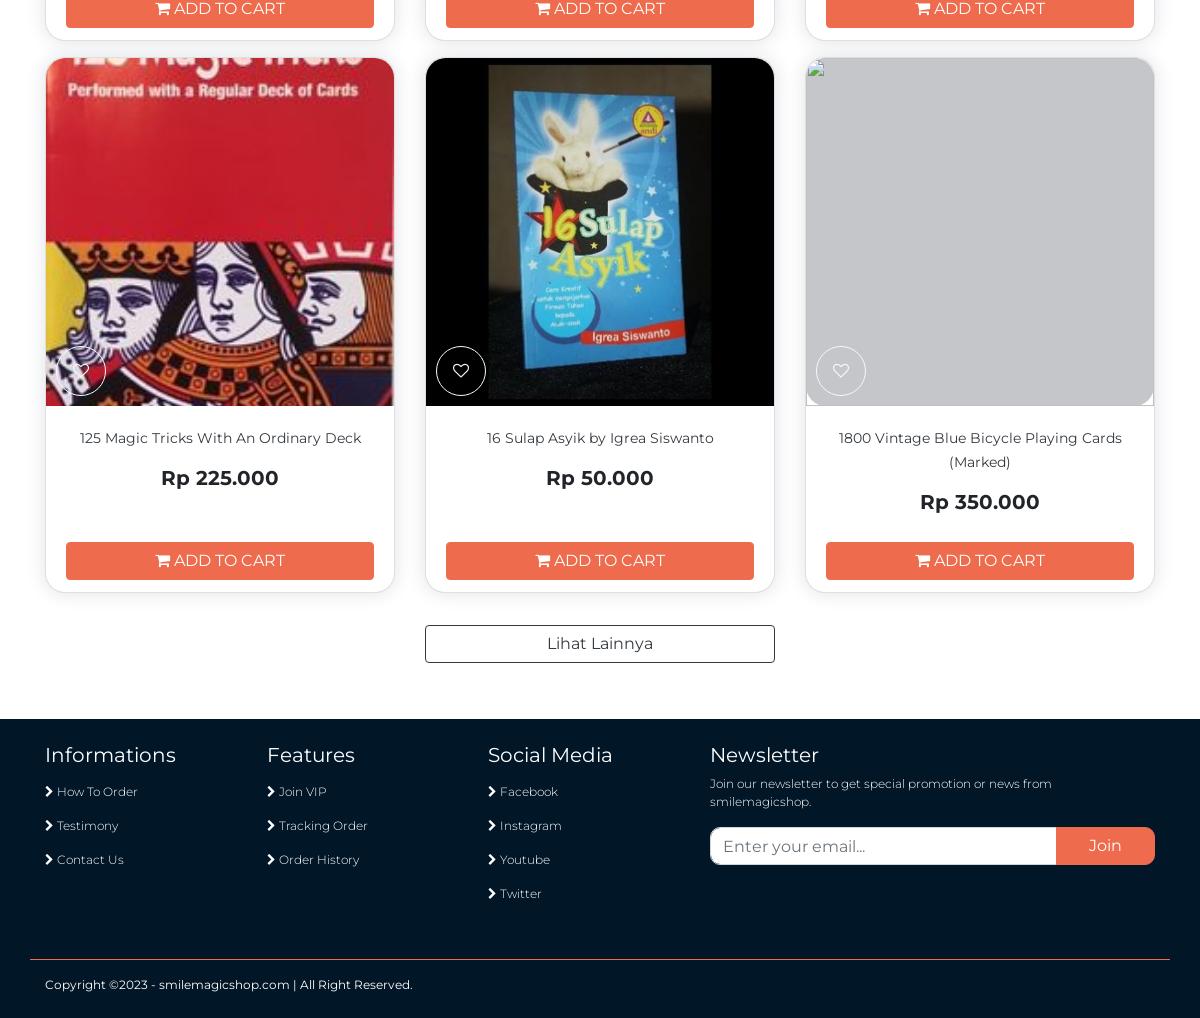  What do you see at coordinates (880, 792) in the screenshot?
I see `'Join our newsletter to get special promotion or news from smilemagicshop.'` at bounding box center [880, 792].